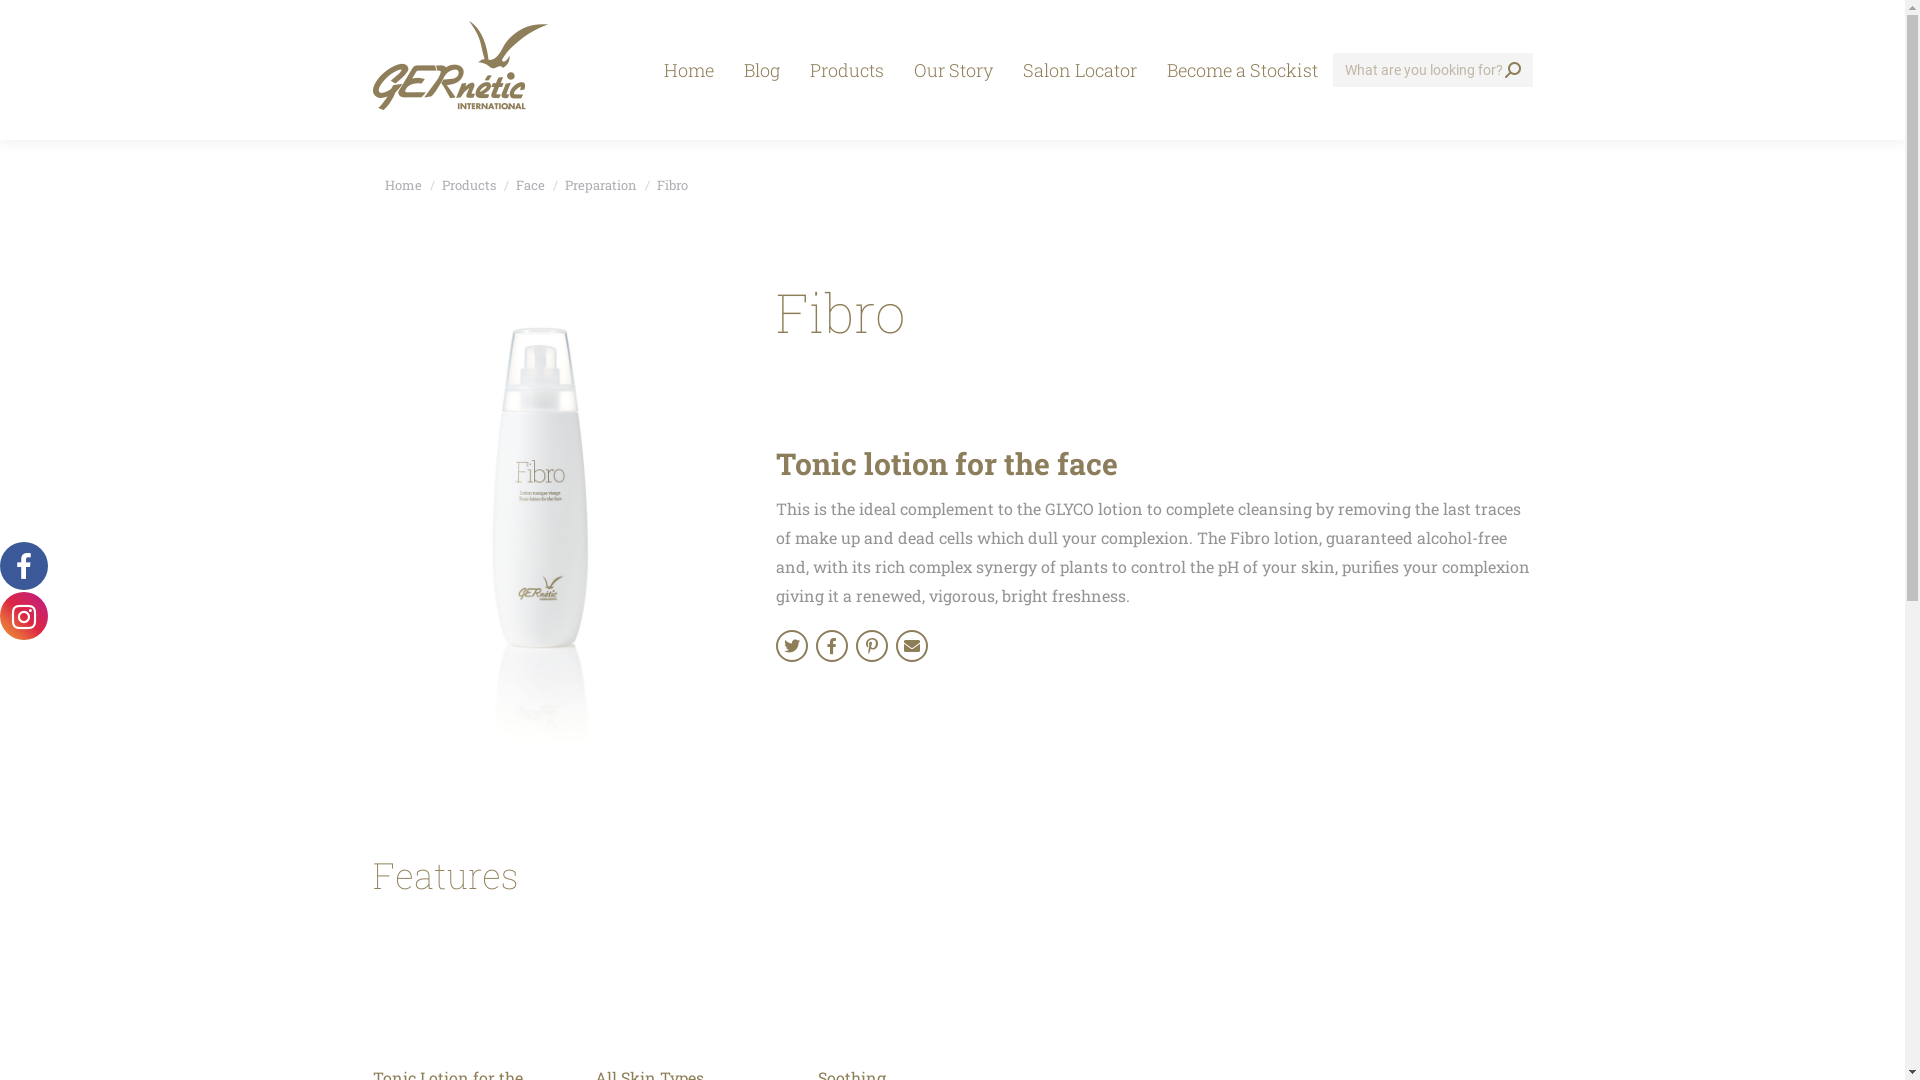 The image size is (1920, 1080). Describe the element at coordinates (872, 645) in the screenshot. I see `'Pinterest'` at that location.